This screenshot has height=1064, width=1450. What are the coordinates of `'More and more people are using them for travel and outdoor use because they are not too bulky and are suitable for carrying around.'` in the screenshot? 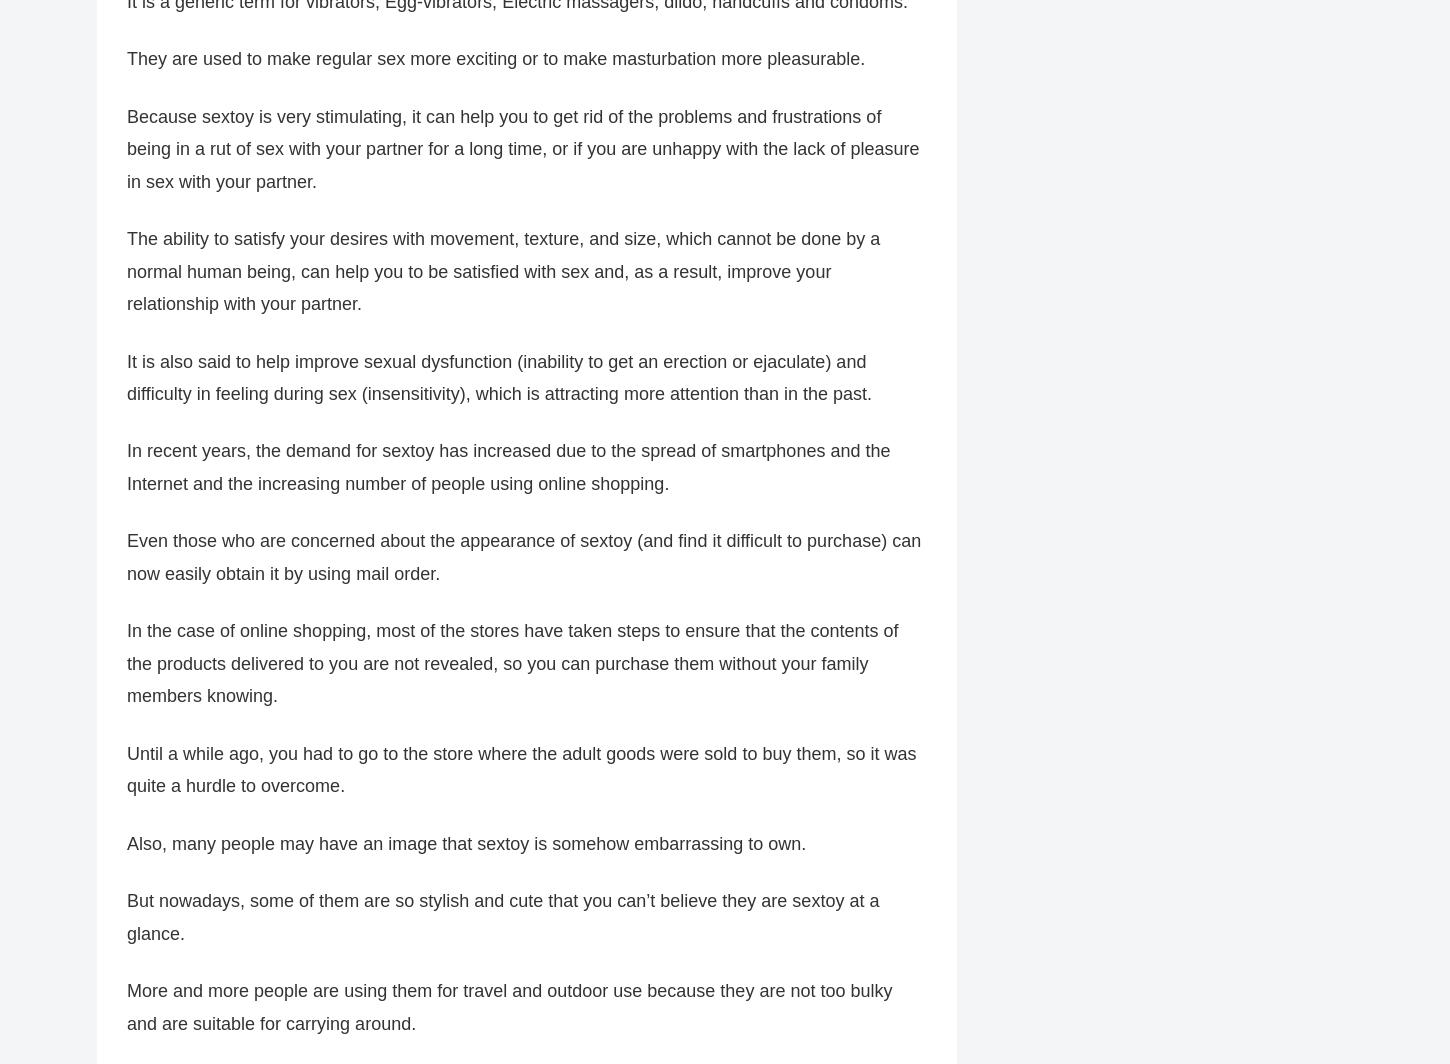 It's located at (509, 1006).